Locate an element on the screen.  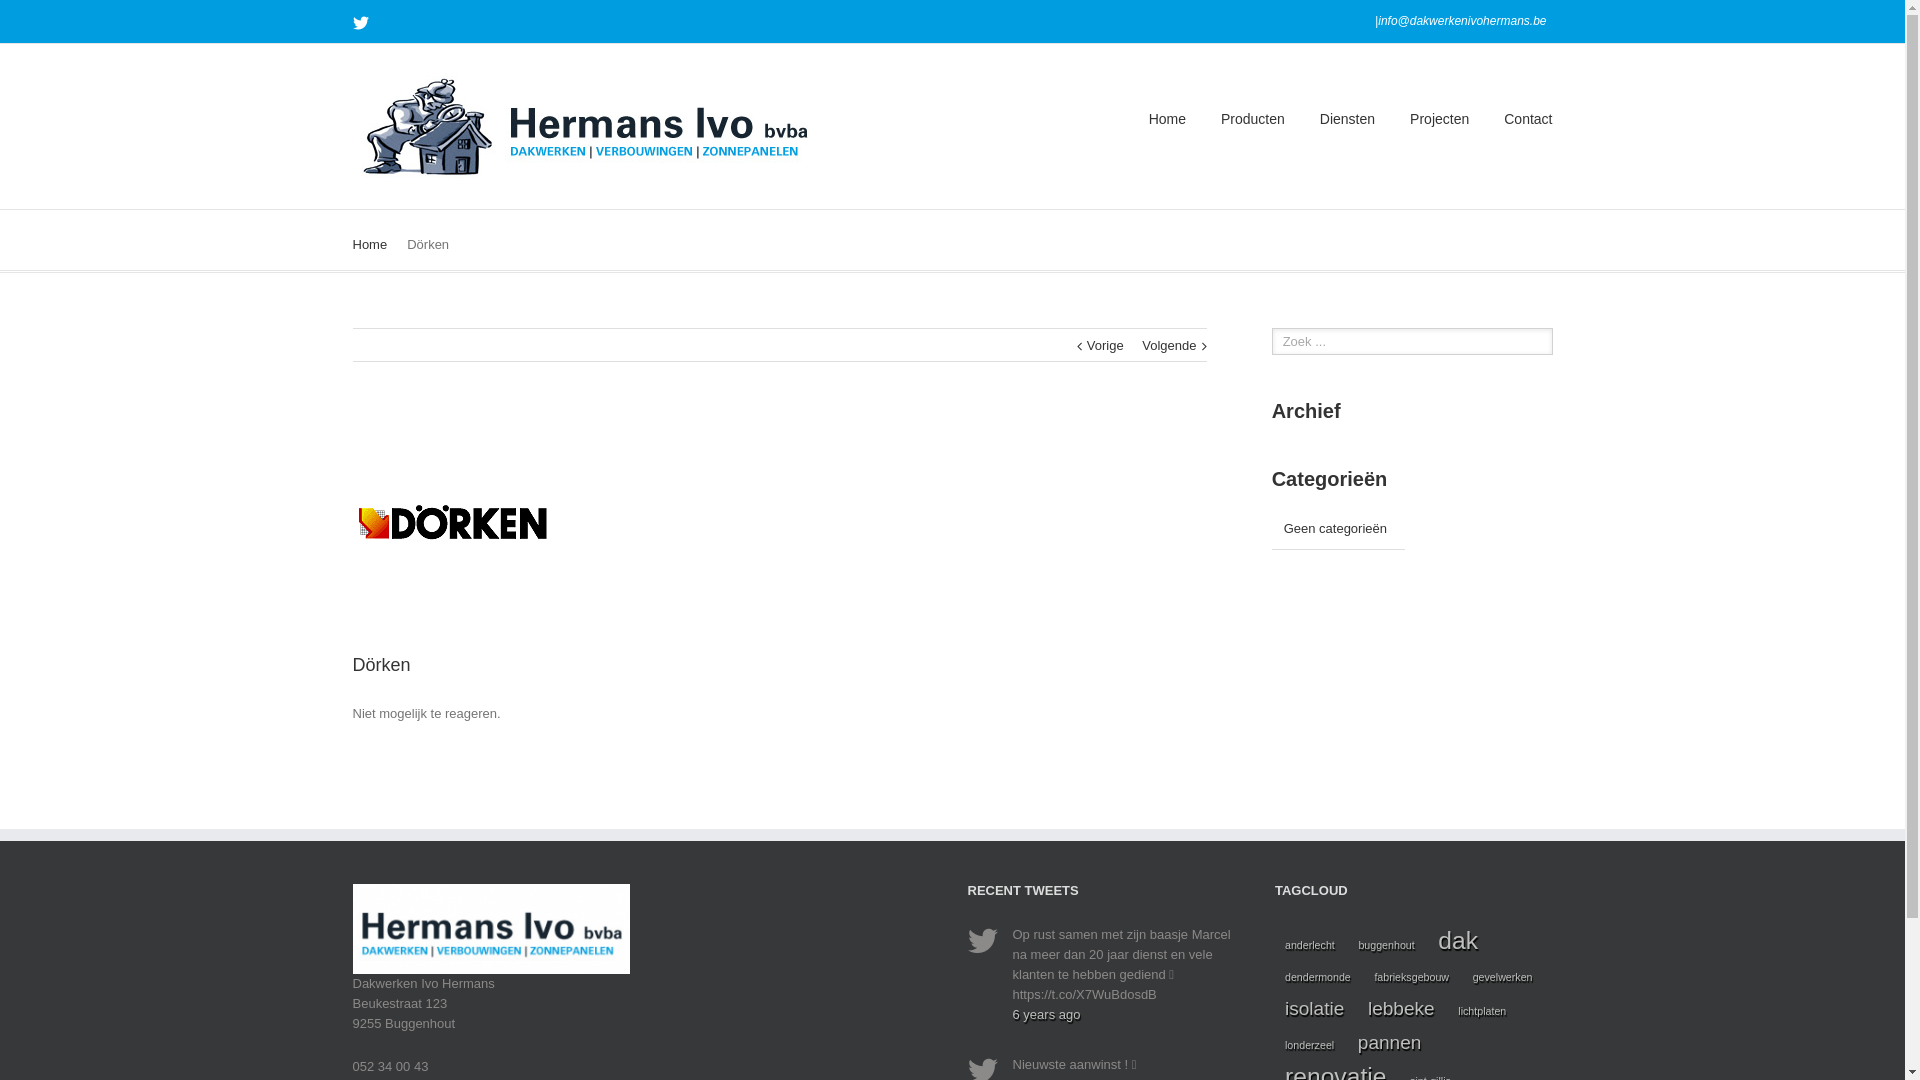
'londerzeel' is located at coordinates (1309, 1044).